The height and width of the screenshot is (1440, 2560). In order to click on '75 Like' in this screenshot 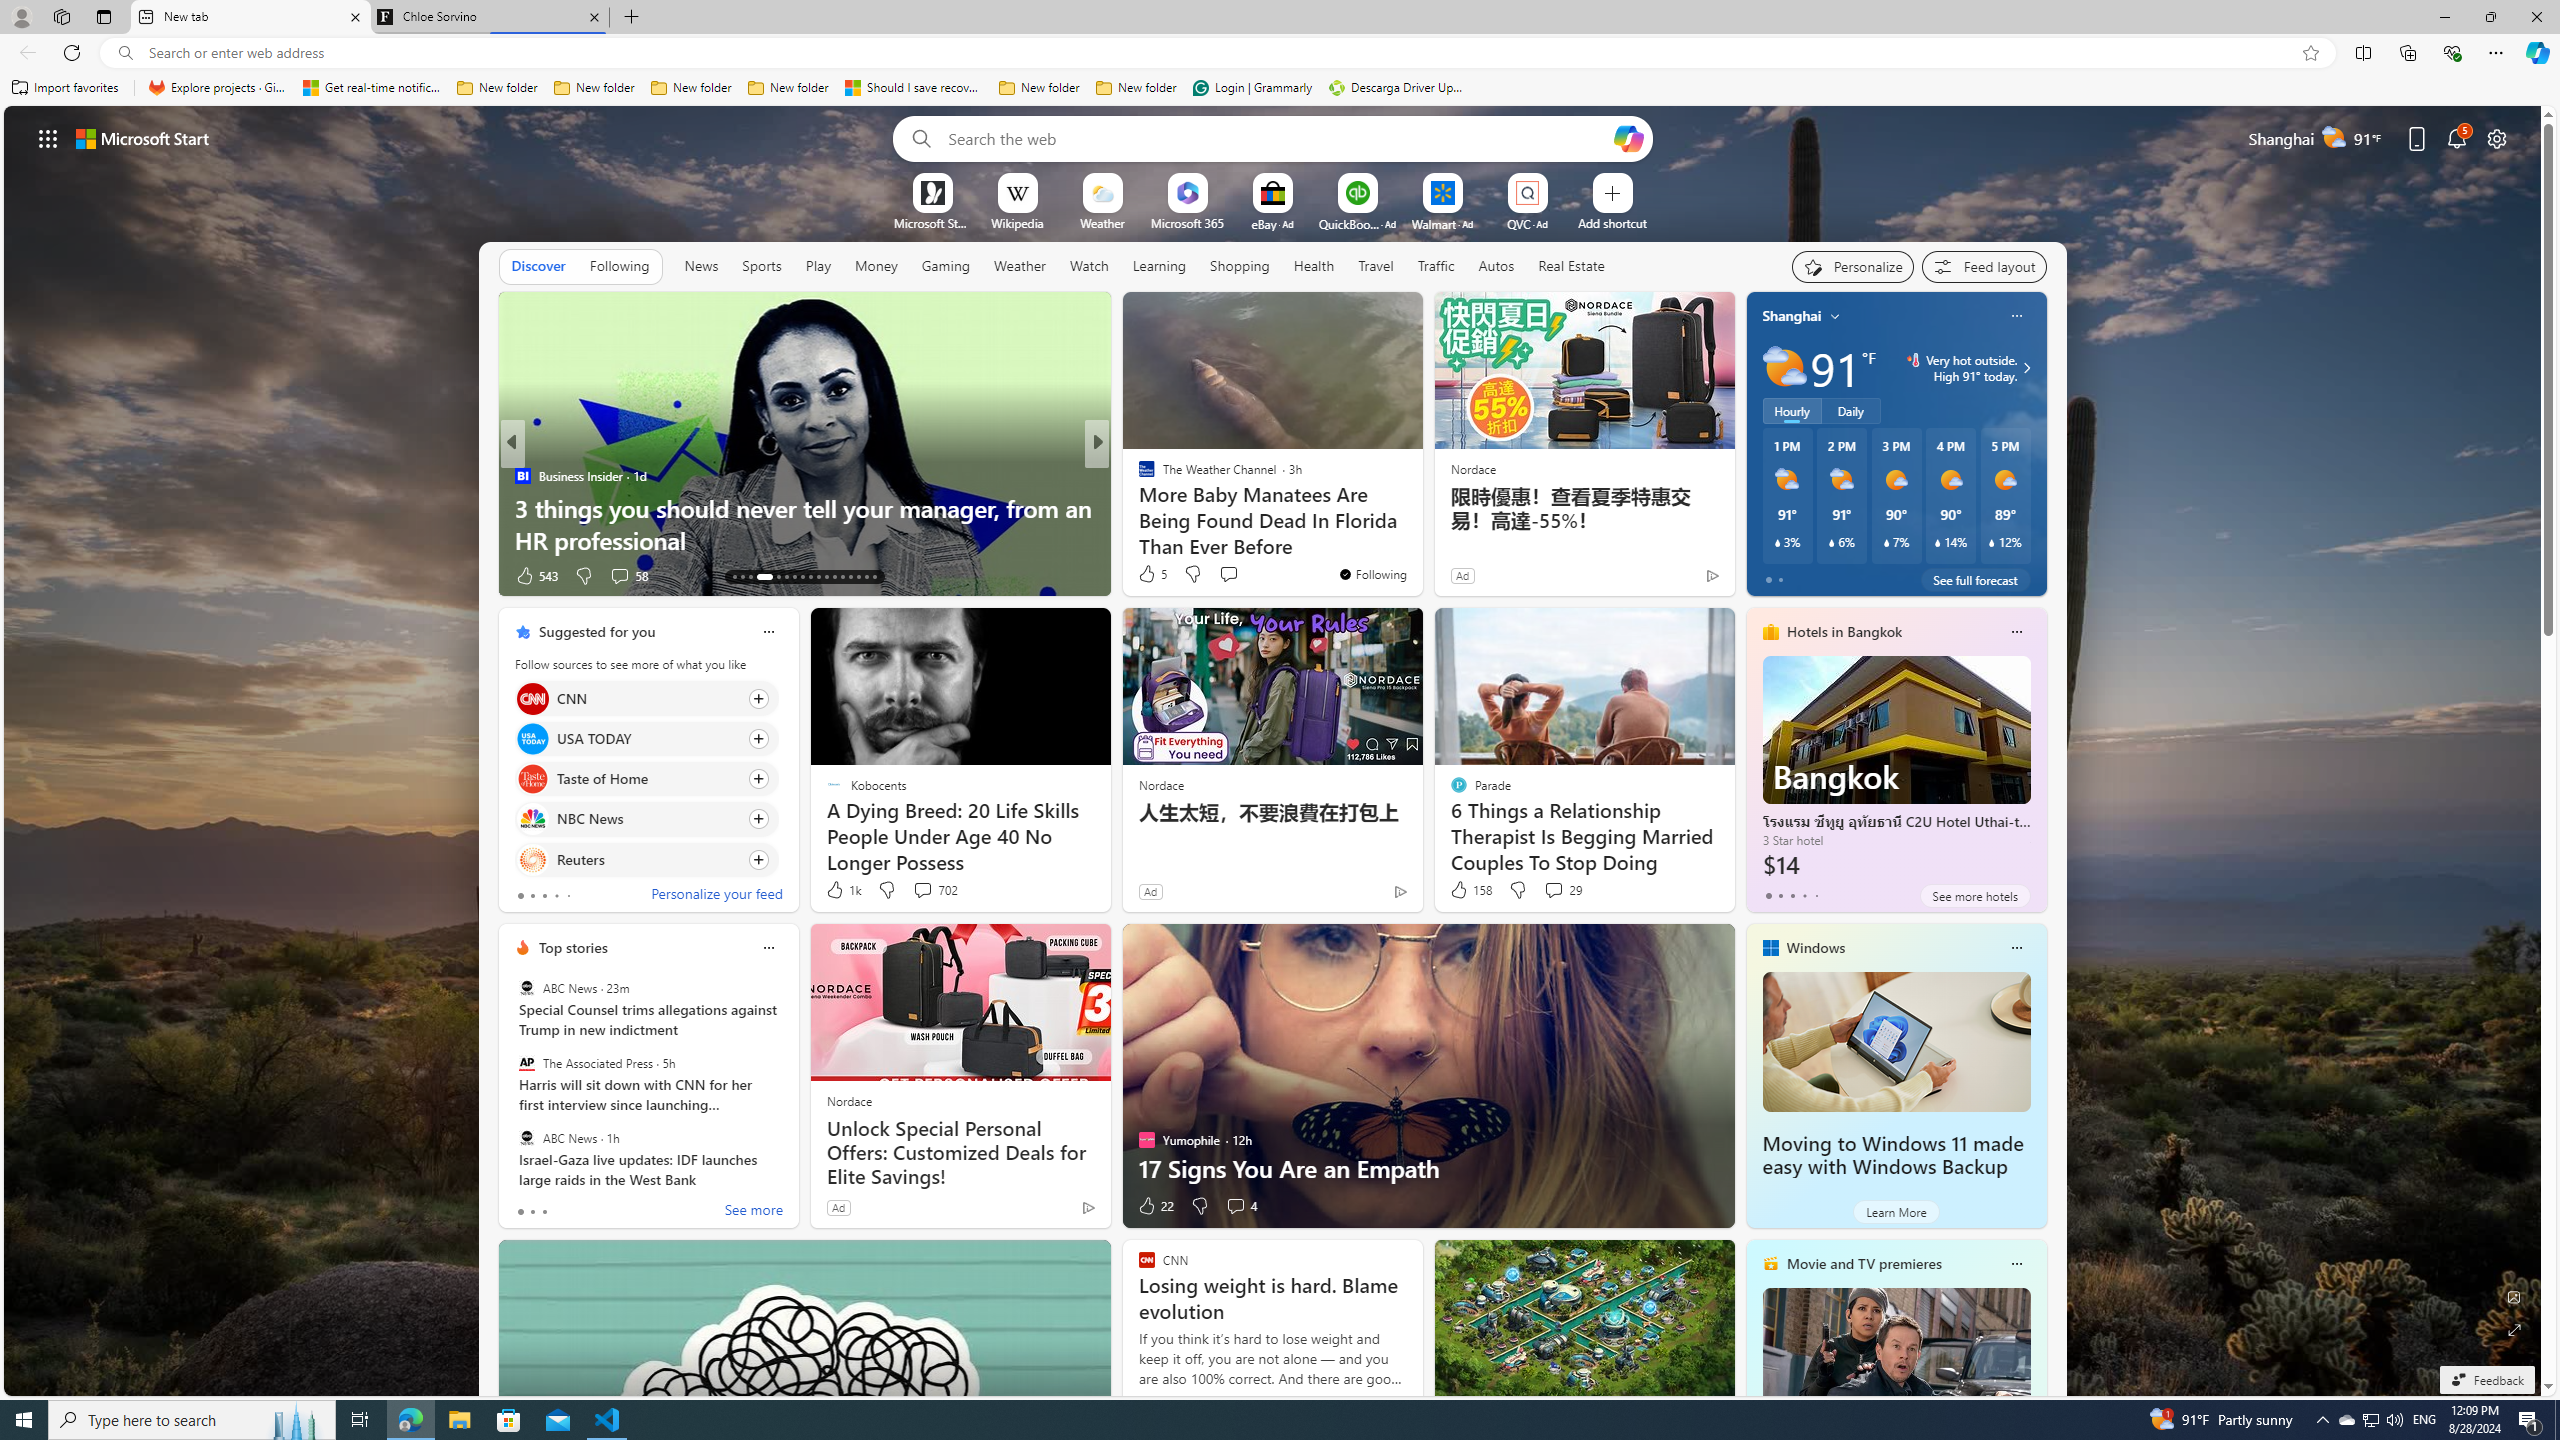, I will do `click(1147, 575)`.